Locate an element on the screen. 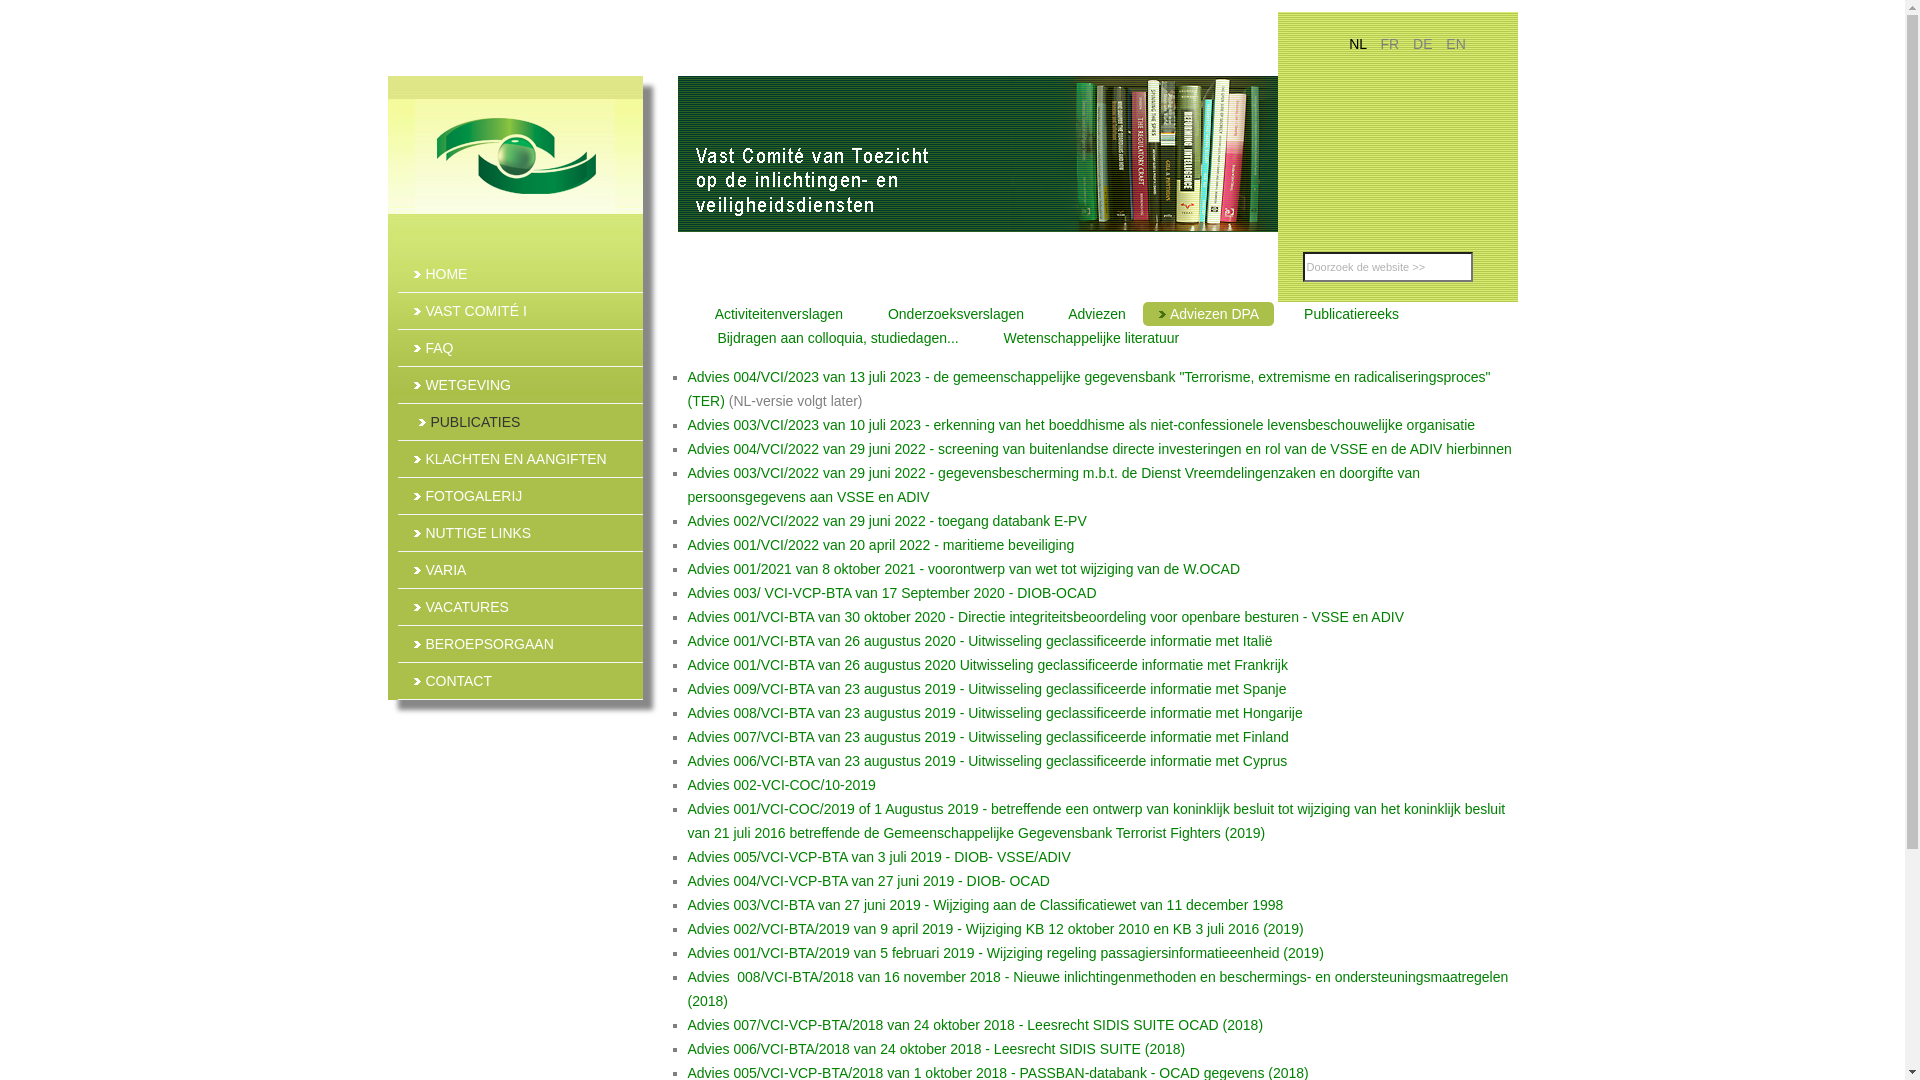 The width and height of the screenshot is (1920, 1080). 'EN' is located at coordinates (1455, 43).